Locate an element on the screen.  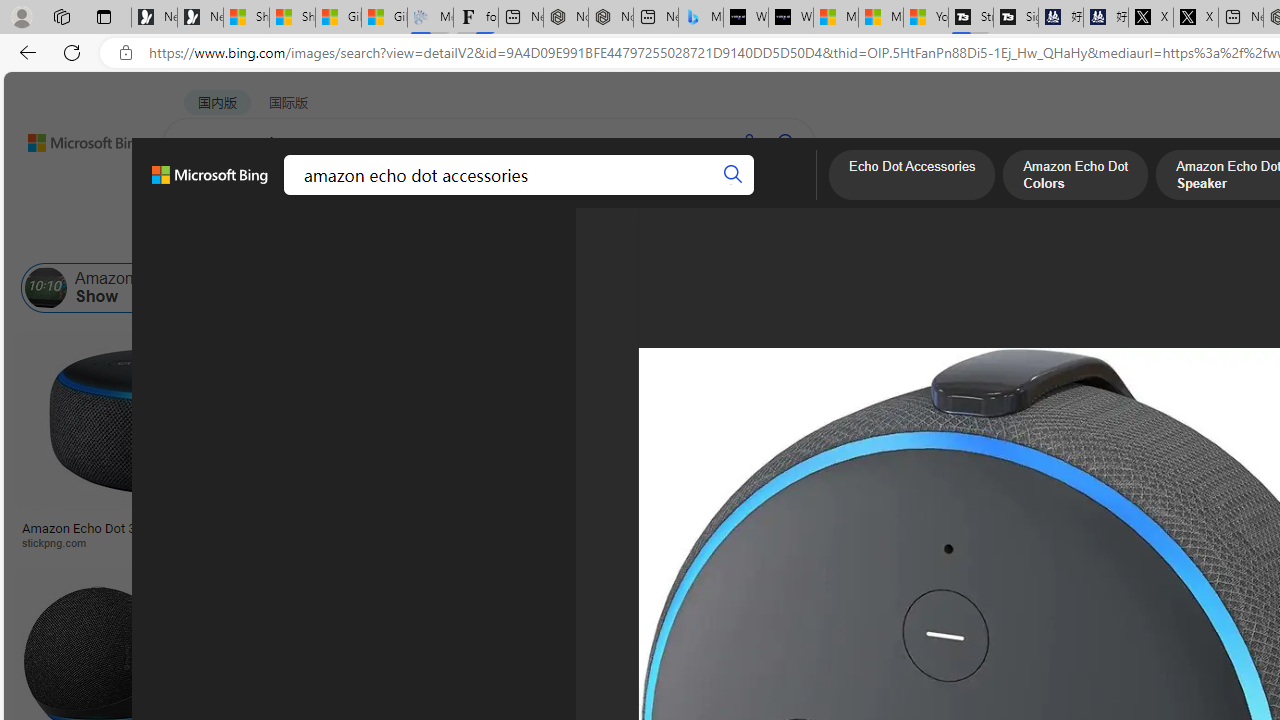
'Microsoft Bing, Back to Bing search' is located at coordinates (209, 183).